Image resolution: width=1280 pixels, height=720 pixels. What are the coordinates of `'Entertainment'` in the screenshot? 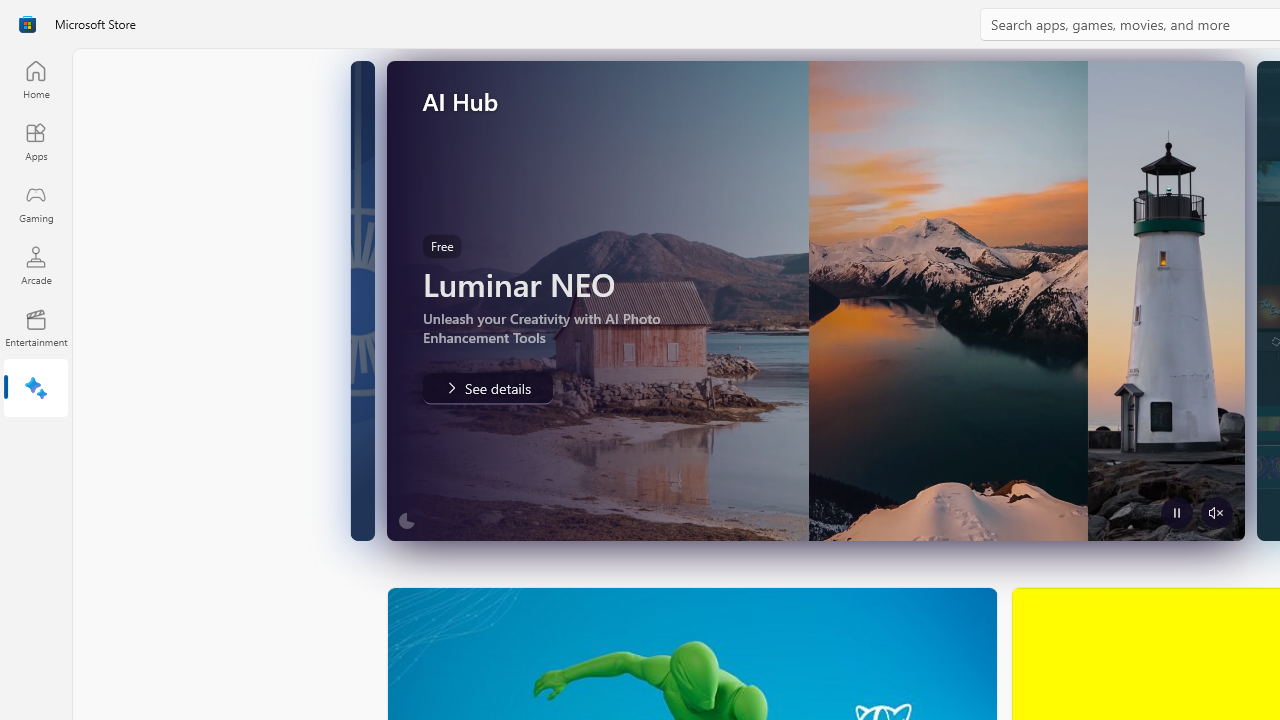 It's located at (35, 326).